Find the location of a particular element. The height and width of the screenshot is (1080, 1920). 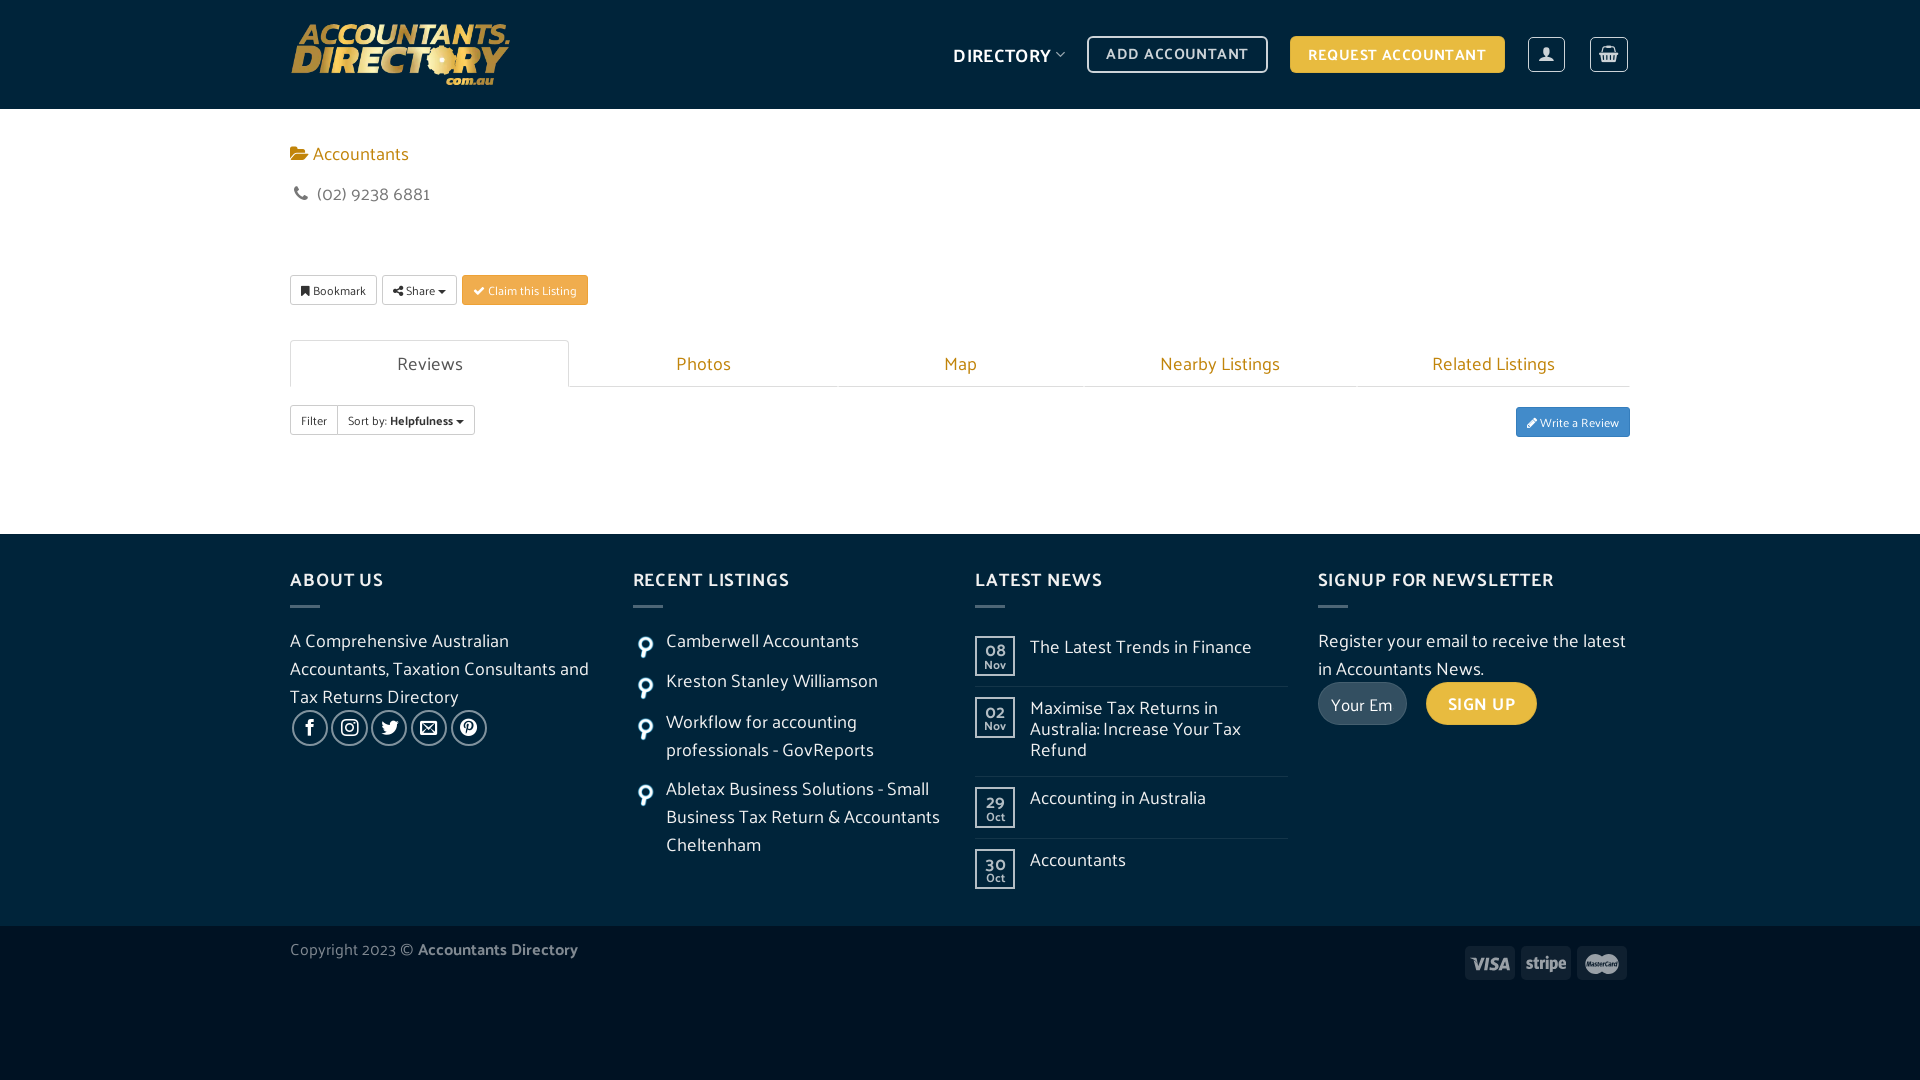

'Share' is located at coordinates (418, 289).